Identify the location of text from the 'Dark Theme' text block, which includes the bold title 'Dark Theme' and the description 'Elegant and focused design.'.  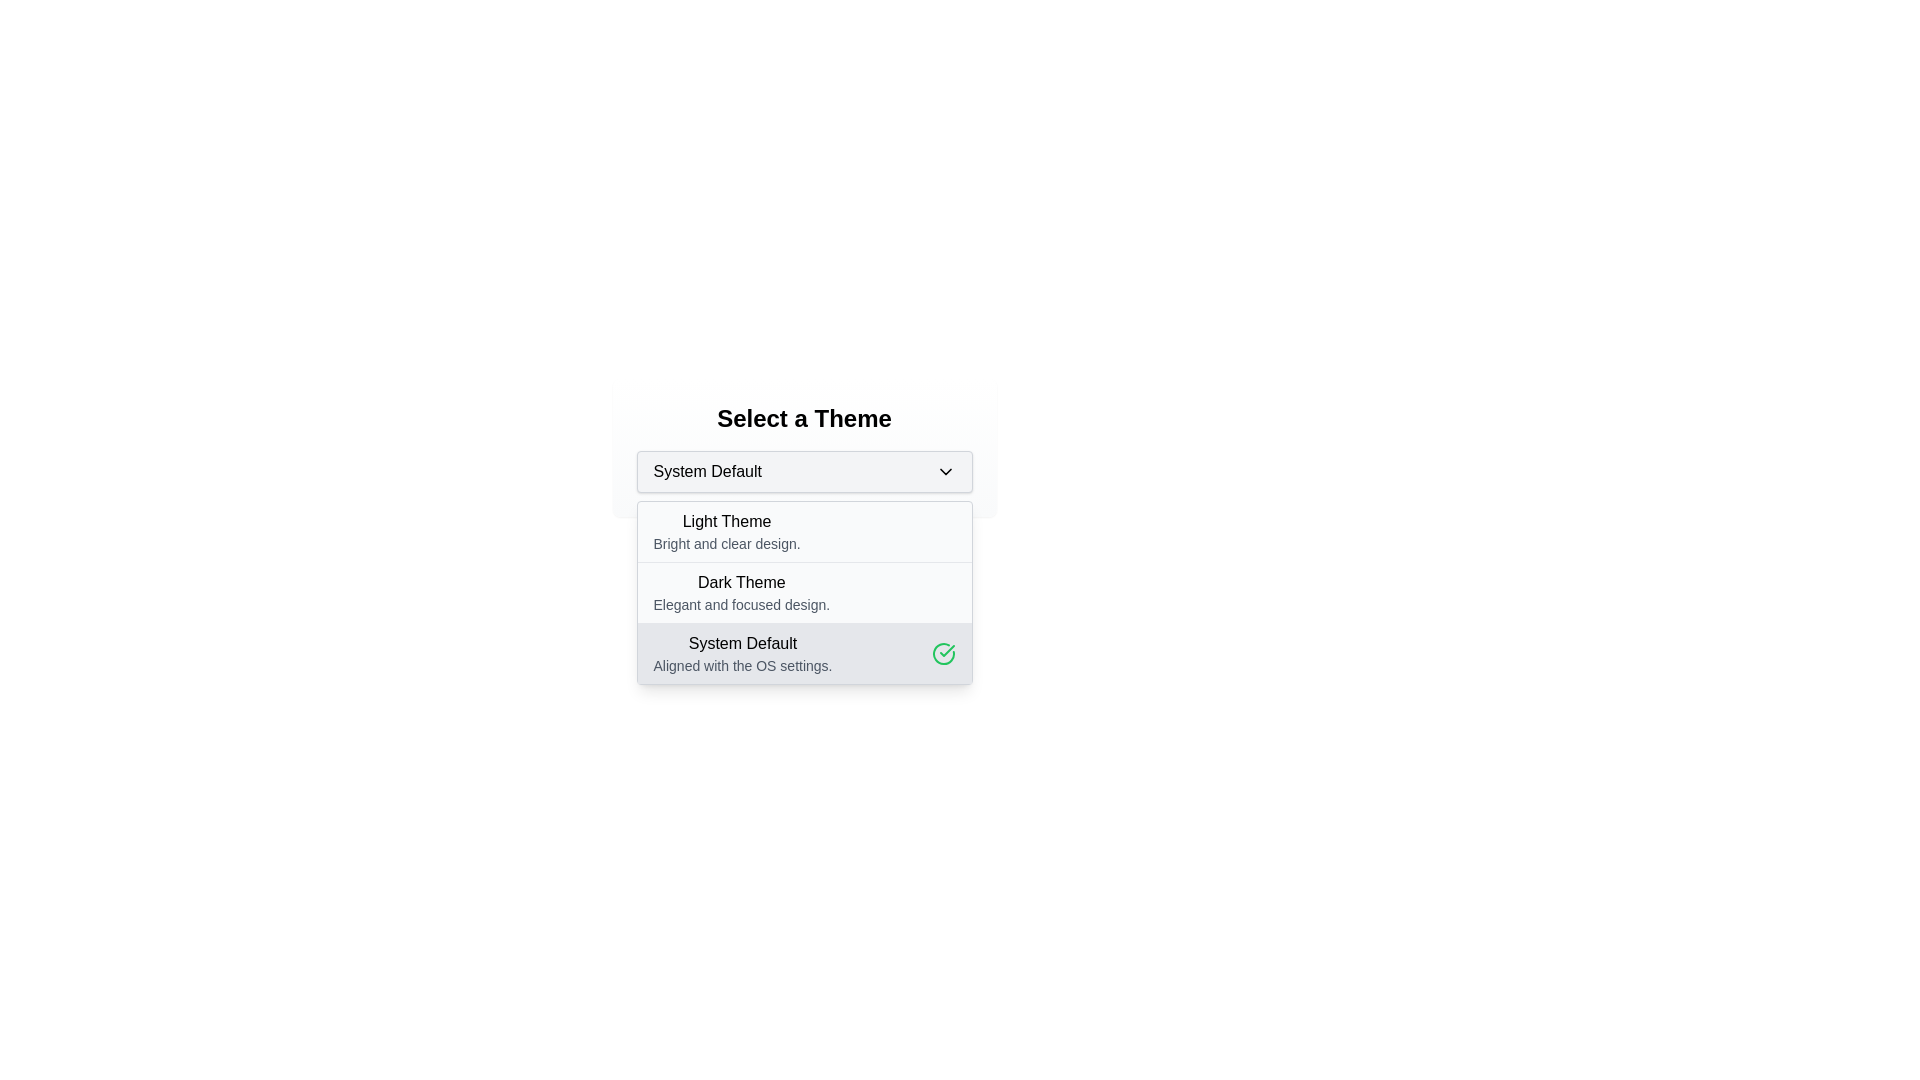
(804, 591).